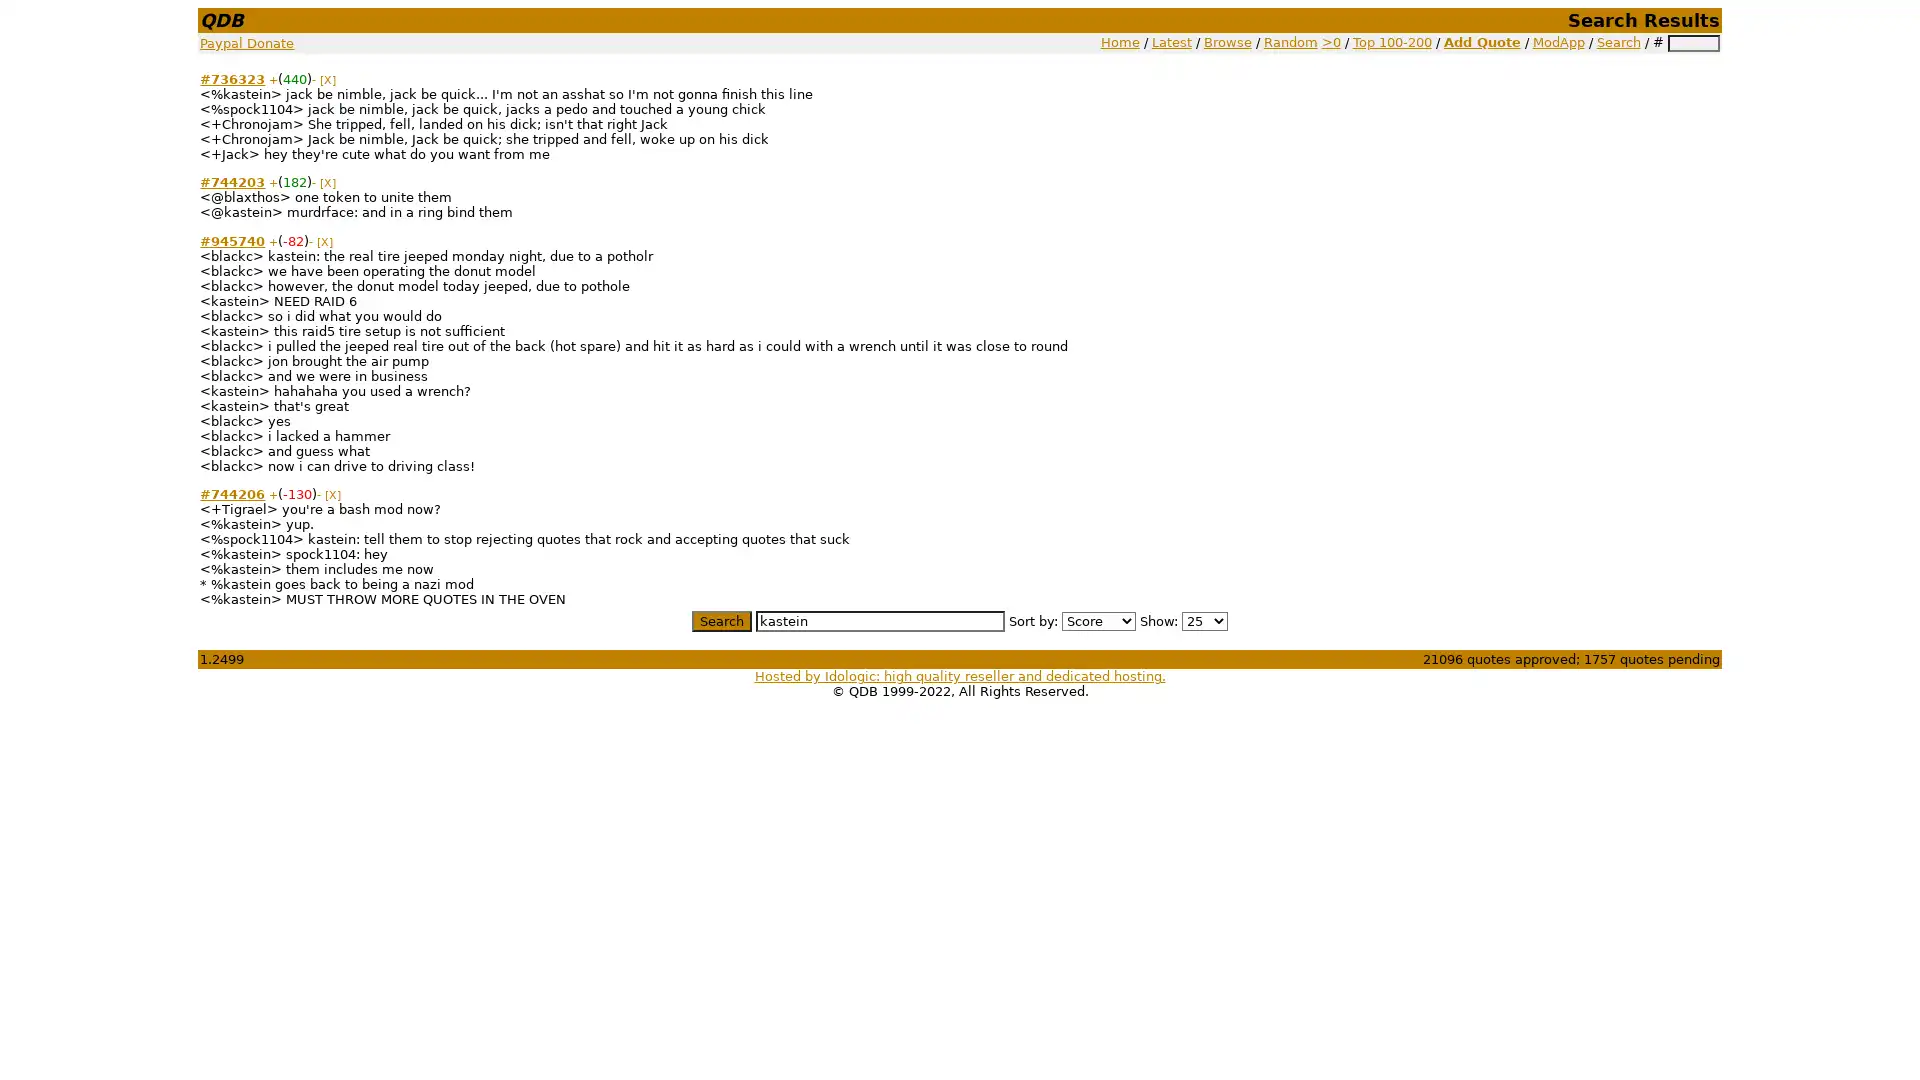 The width and height of the screenshot is (1920, 1080). I want to click on Search, so click(720, 619).